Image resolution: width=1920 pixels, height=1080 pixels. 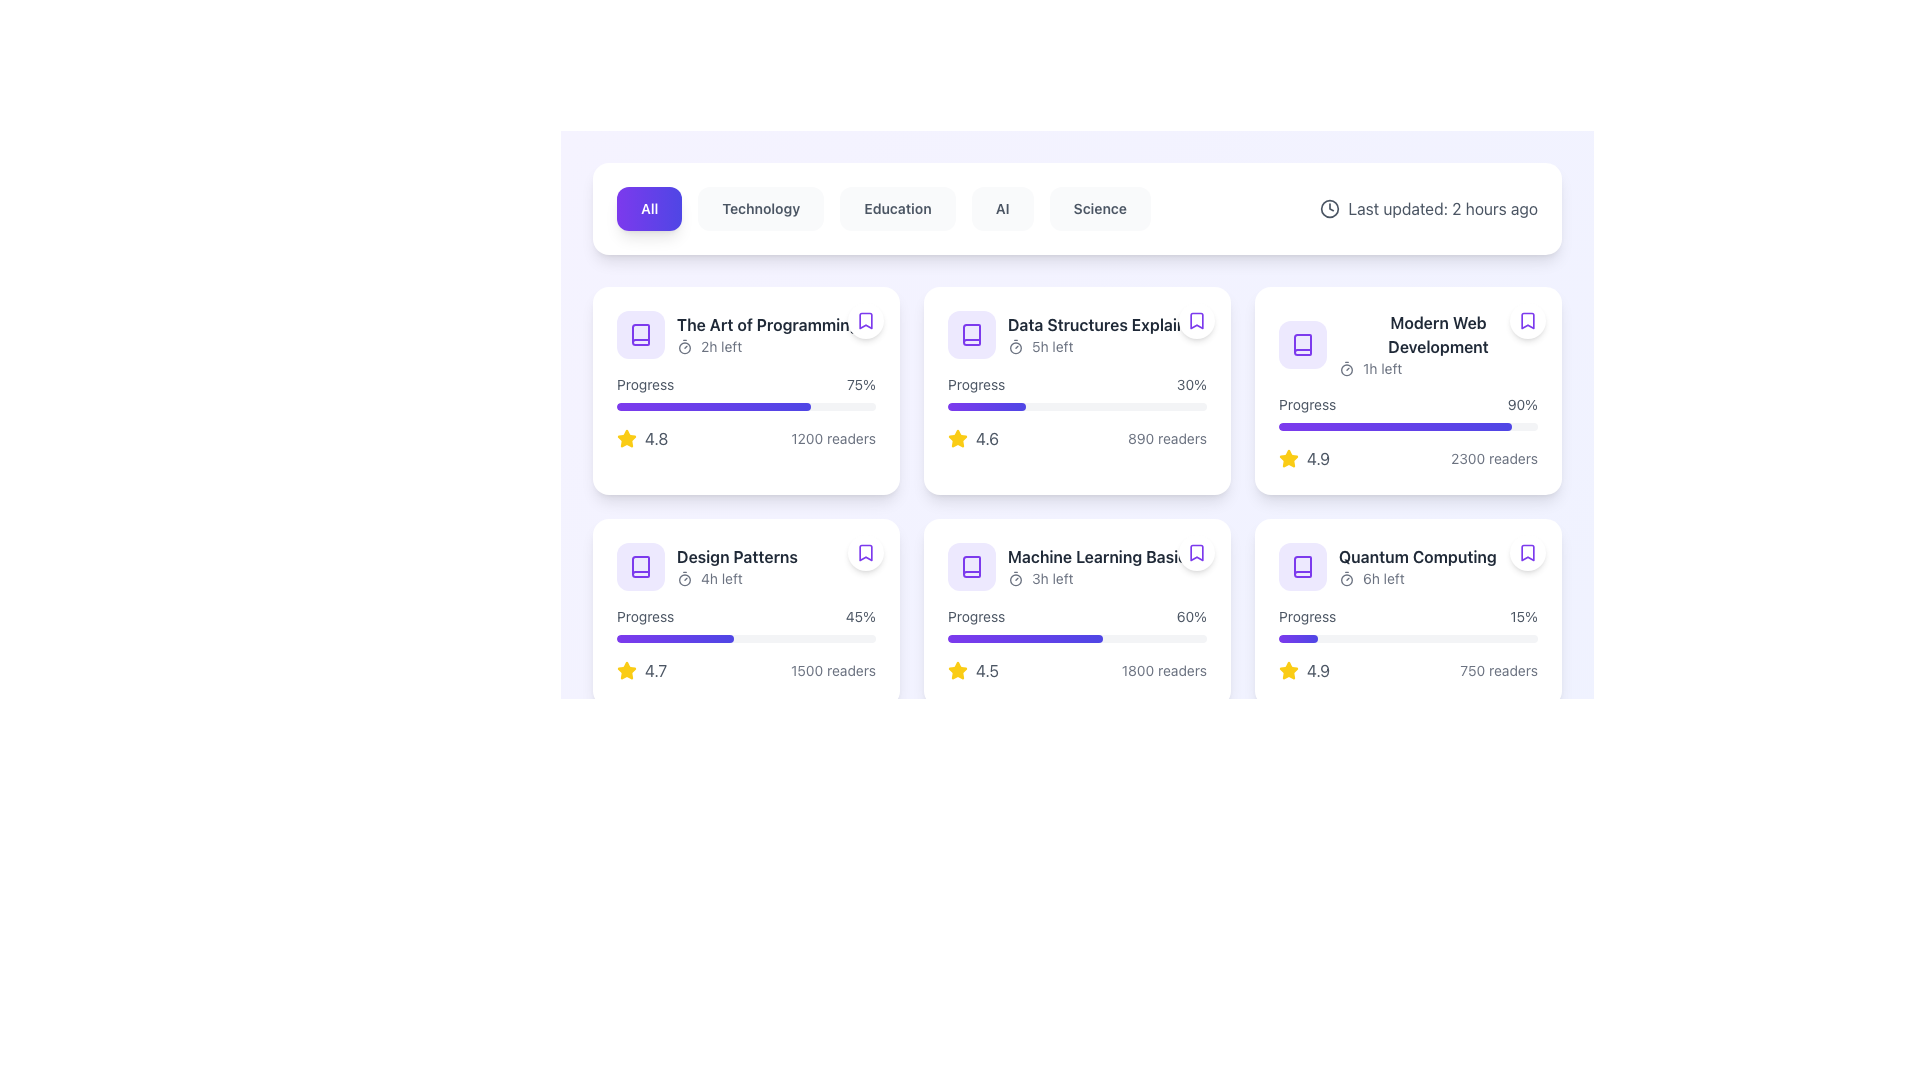 What do you see at coordinates (1002, 208) in the screenshot?
I see `the 'AI' button in the navigation bar` at bounding box center [1002, 208].